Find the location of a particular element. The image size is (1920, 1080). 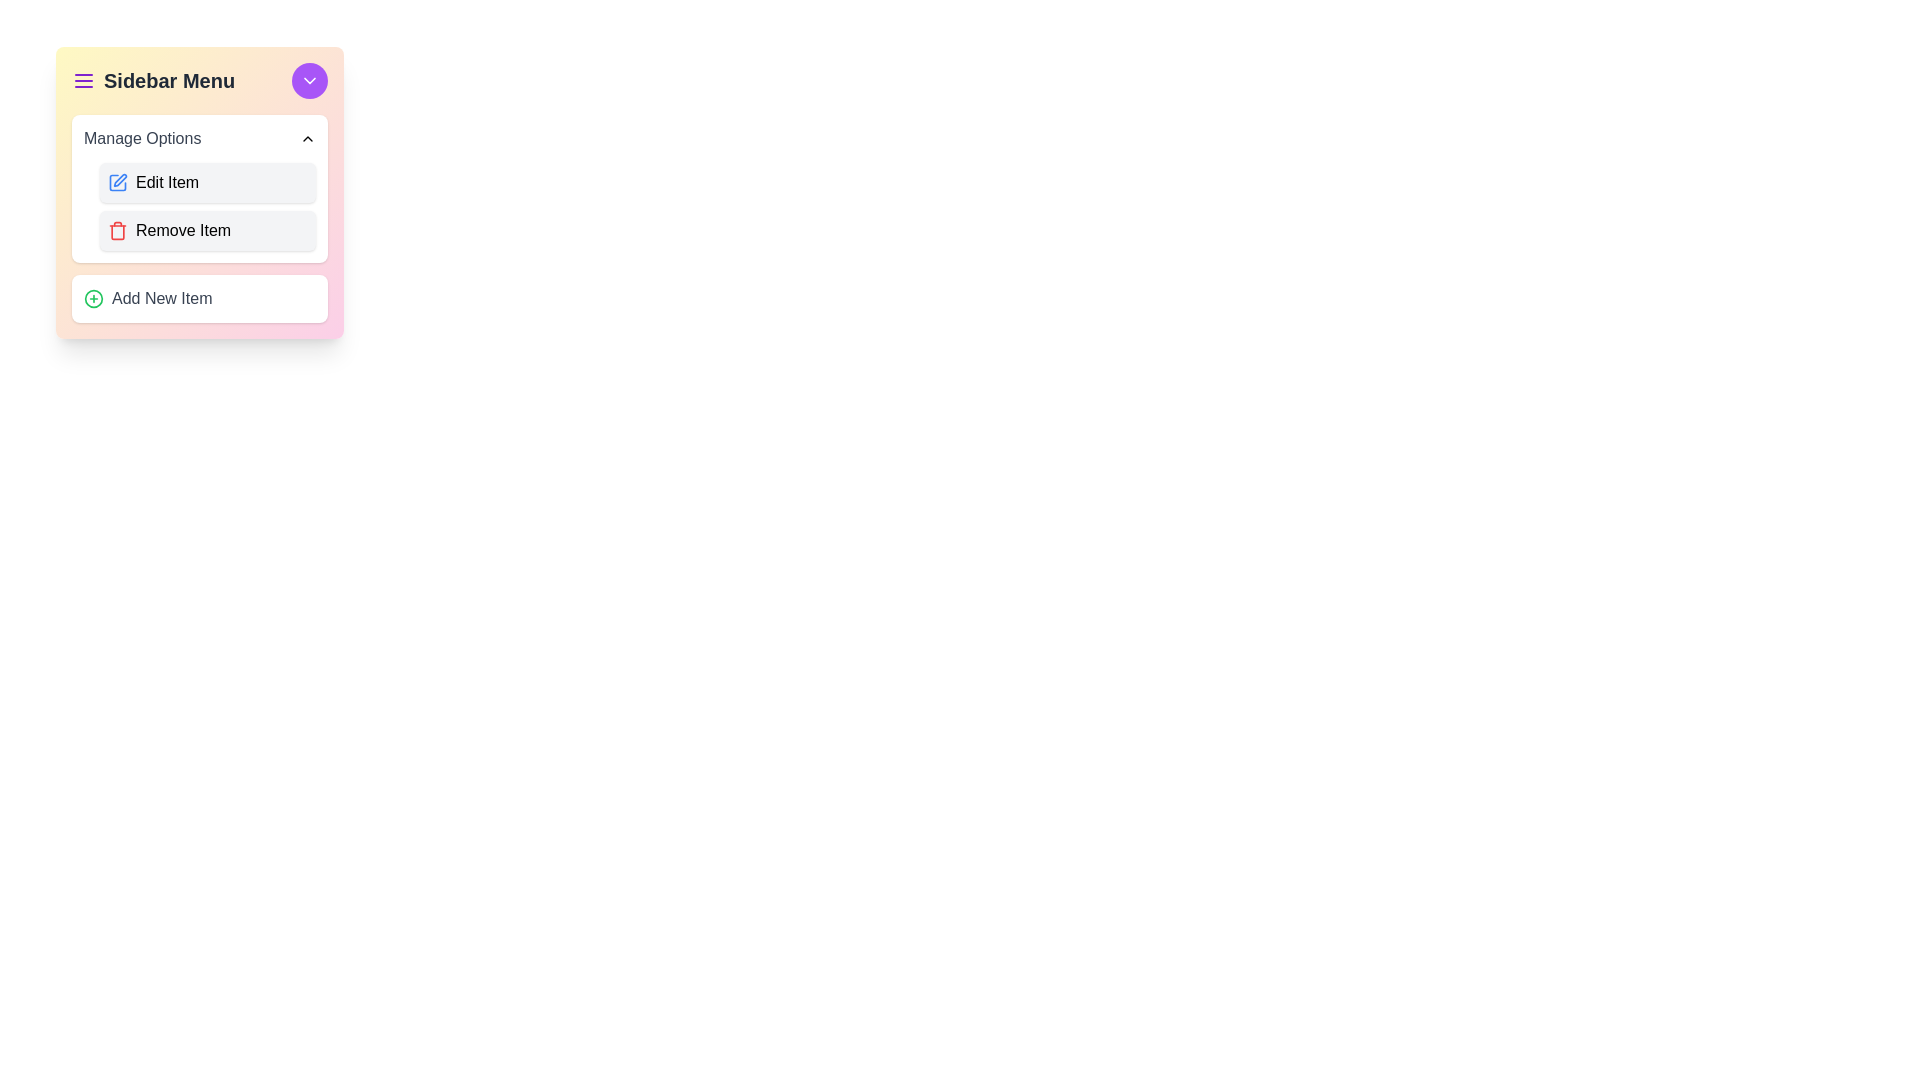

text of the 'Edit Item' label located within the sidebar menu button is located at coordinates (167, 182).